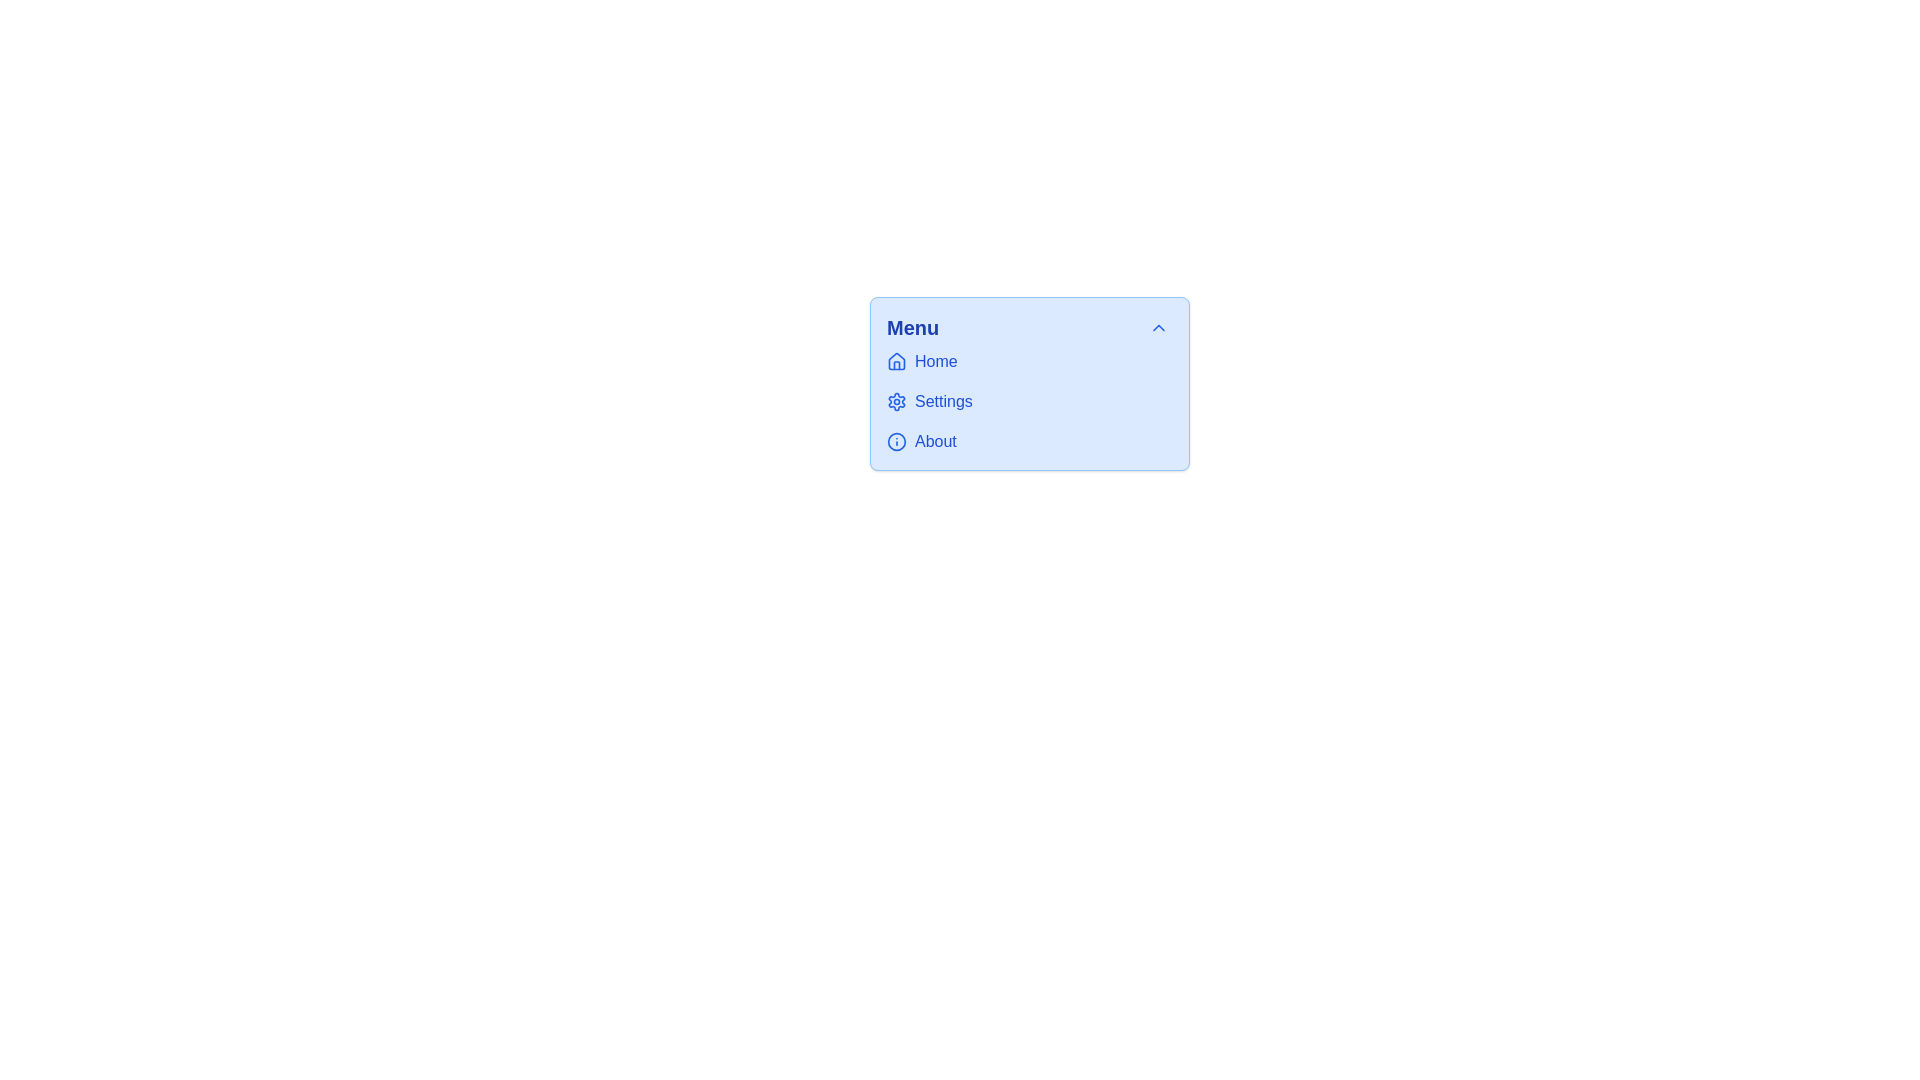 The width and height of the screenshot is (1920, 1080). I want to click on the small circular blue outlined icon with an information symbol located to the left of the 'About' text in the vertical menu listing, so click(896, 441).